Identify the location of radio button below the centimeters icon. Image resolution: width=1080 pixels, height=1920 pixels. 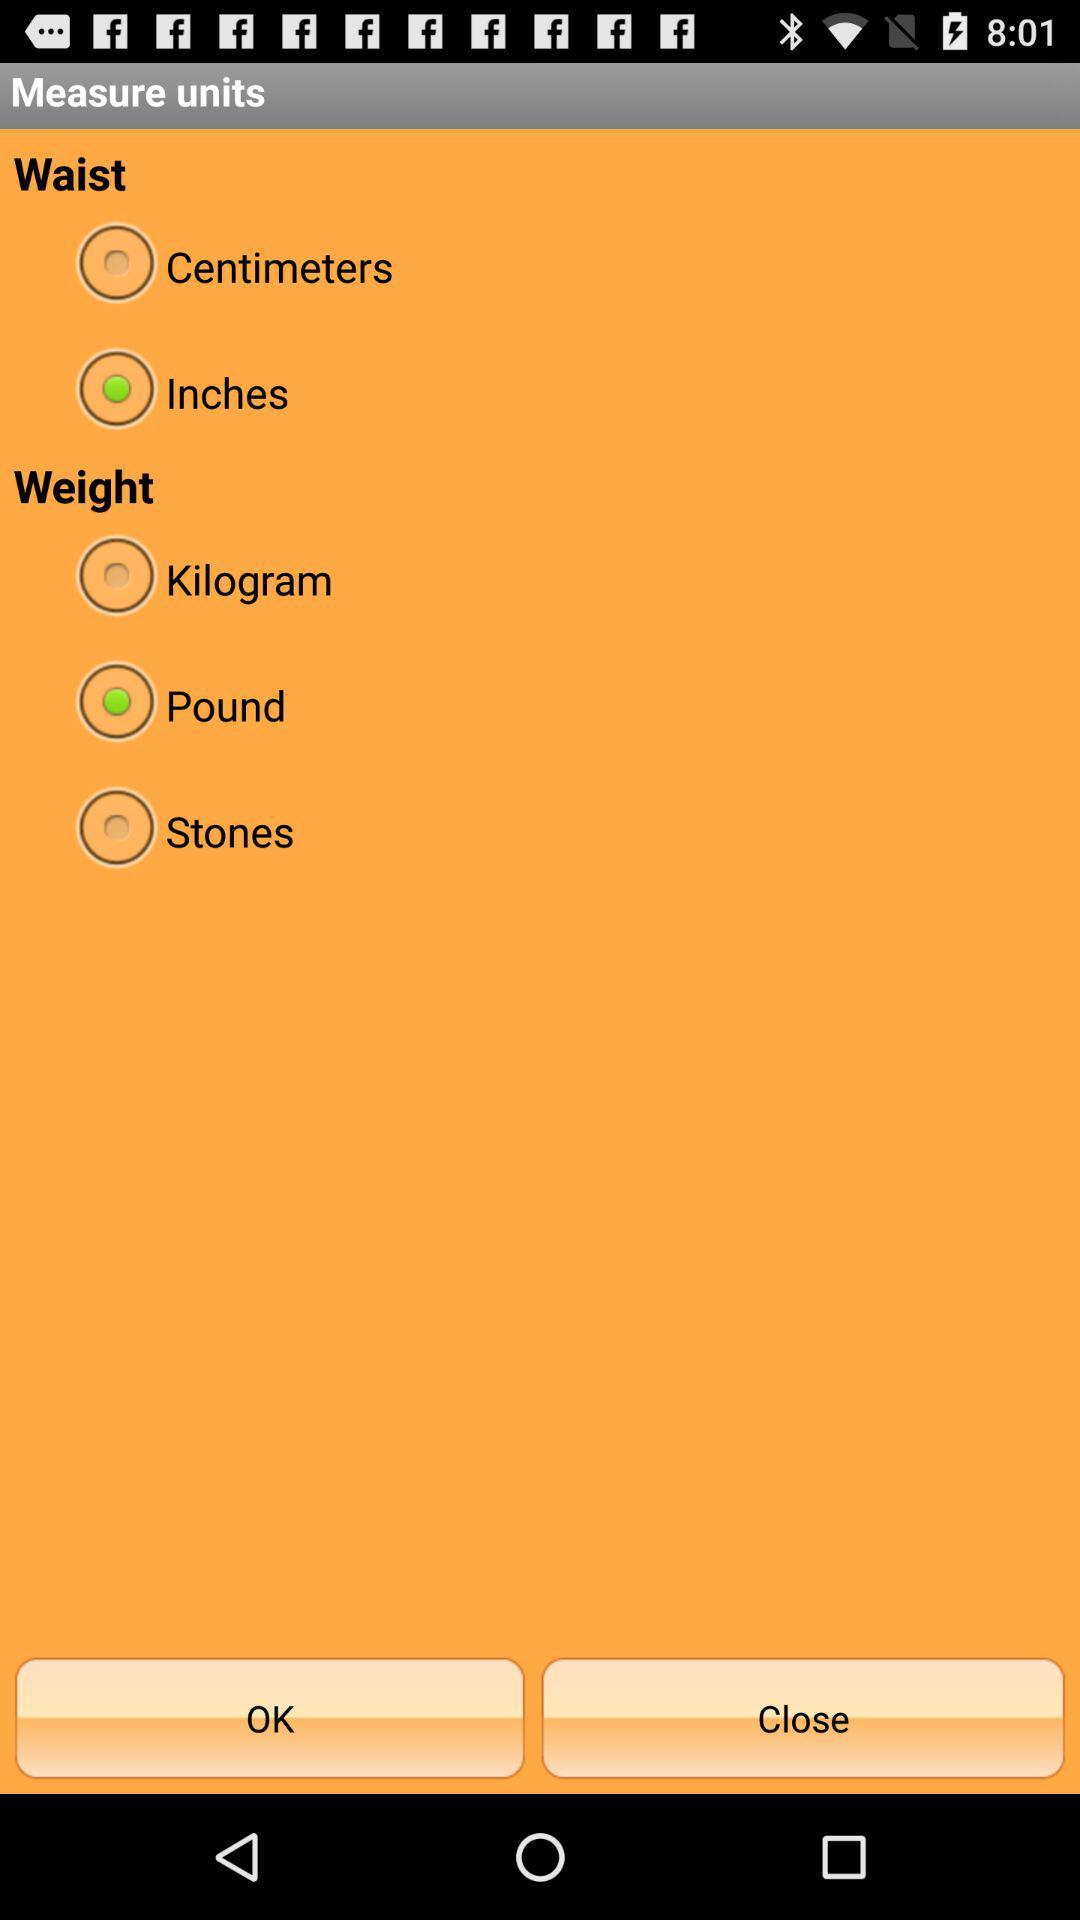
(540, 392).